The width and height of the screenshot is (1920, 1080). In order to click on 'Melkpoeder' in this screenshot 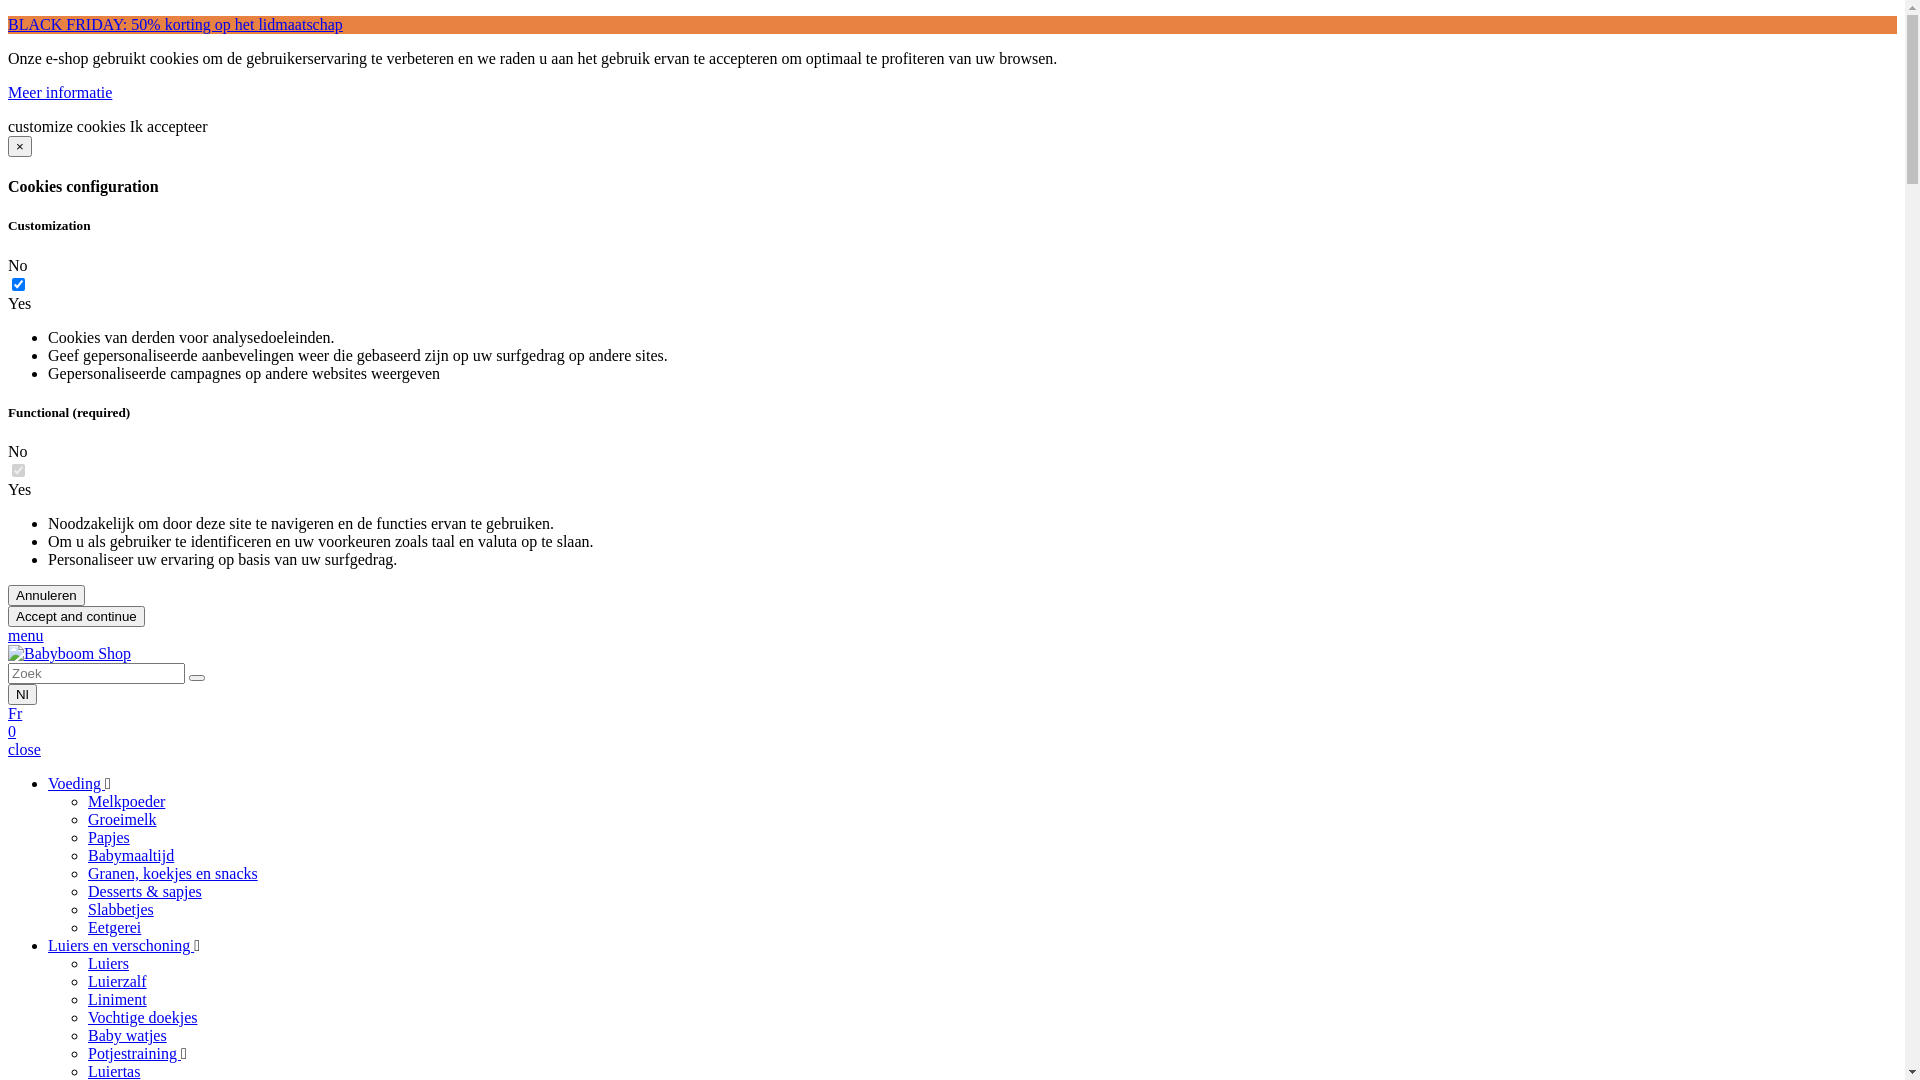, I will do `click(125, 800)`.